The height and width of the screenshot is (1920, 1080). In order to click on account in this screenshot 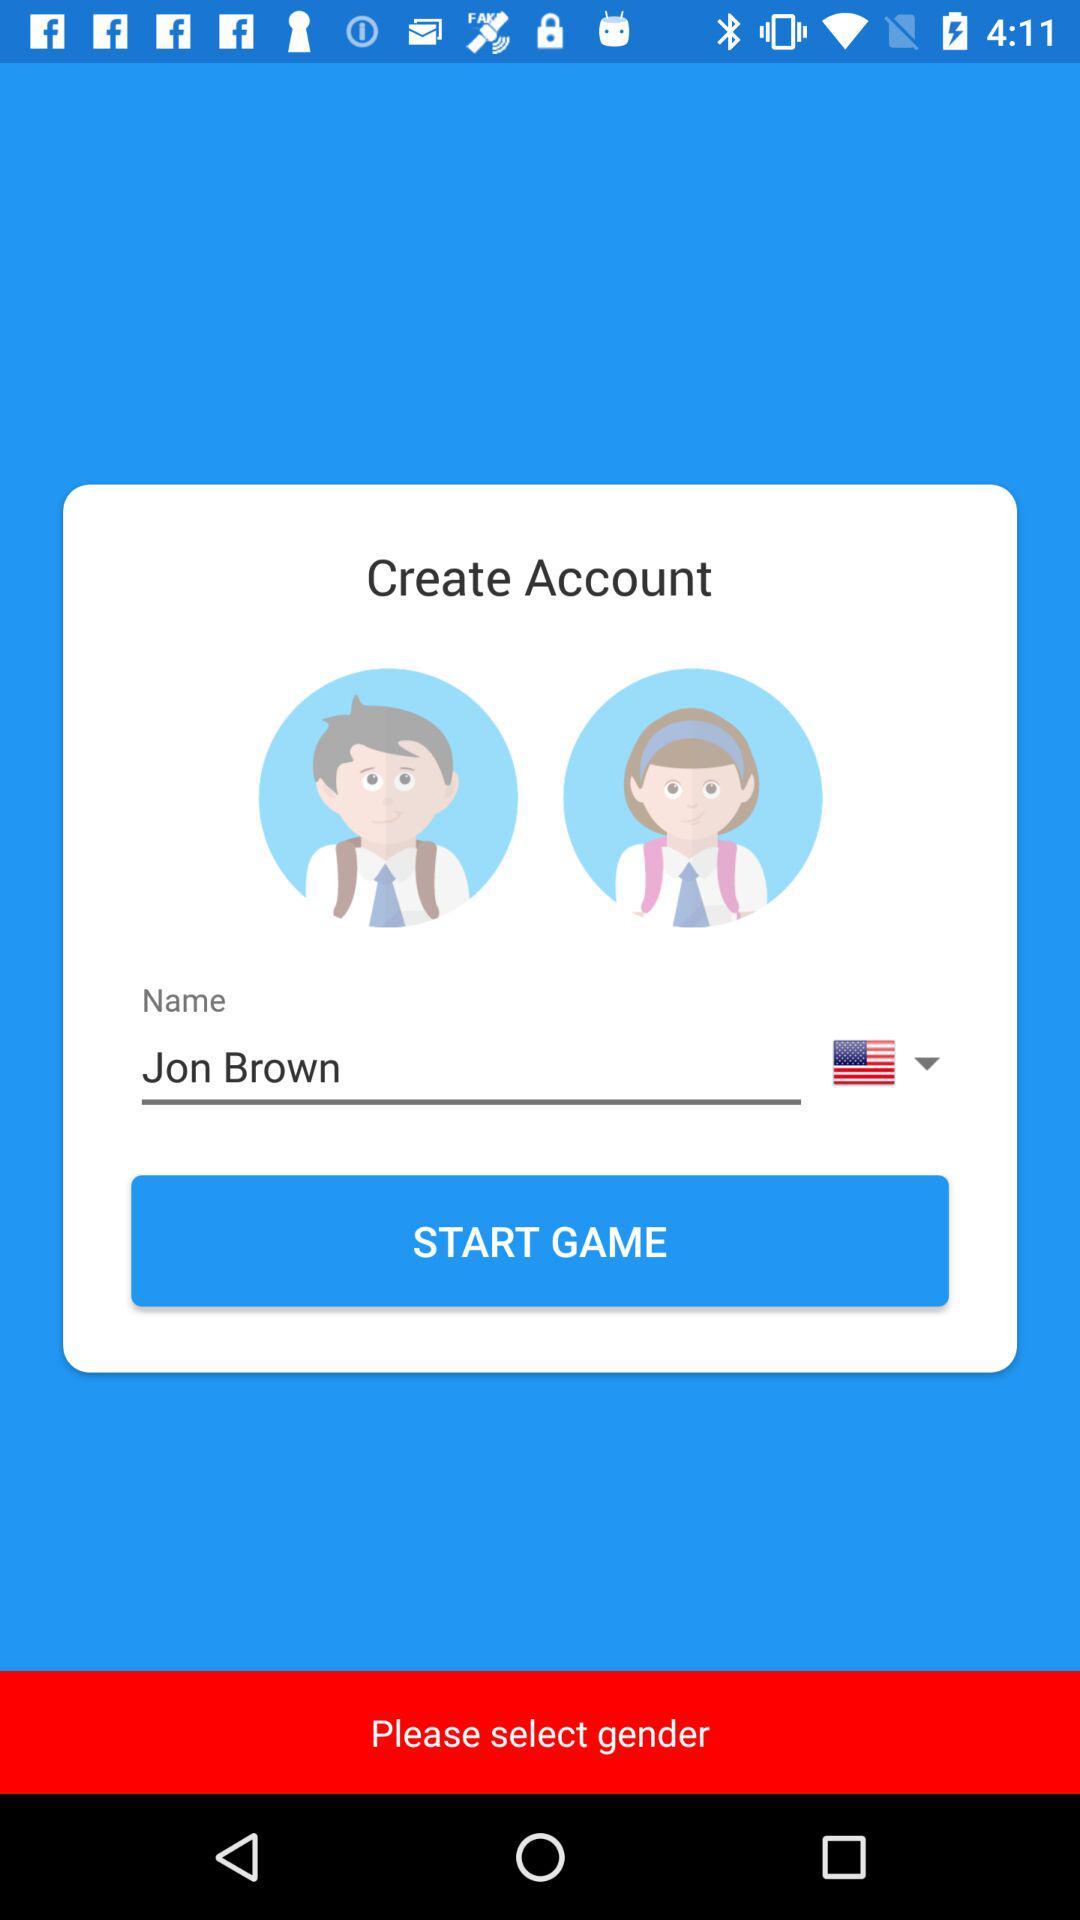, I will do `click(387, 797)`.